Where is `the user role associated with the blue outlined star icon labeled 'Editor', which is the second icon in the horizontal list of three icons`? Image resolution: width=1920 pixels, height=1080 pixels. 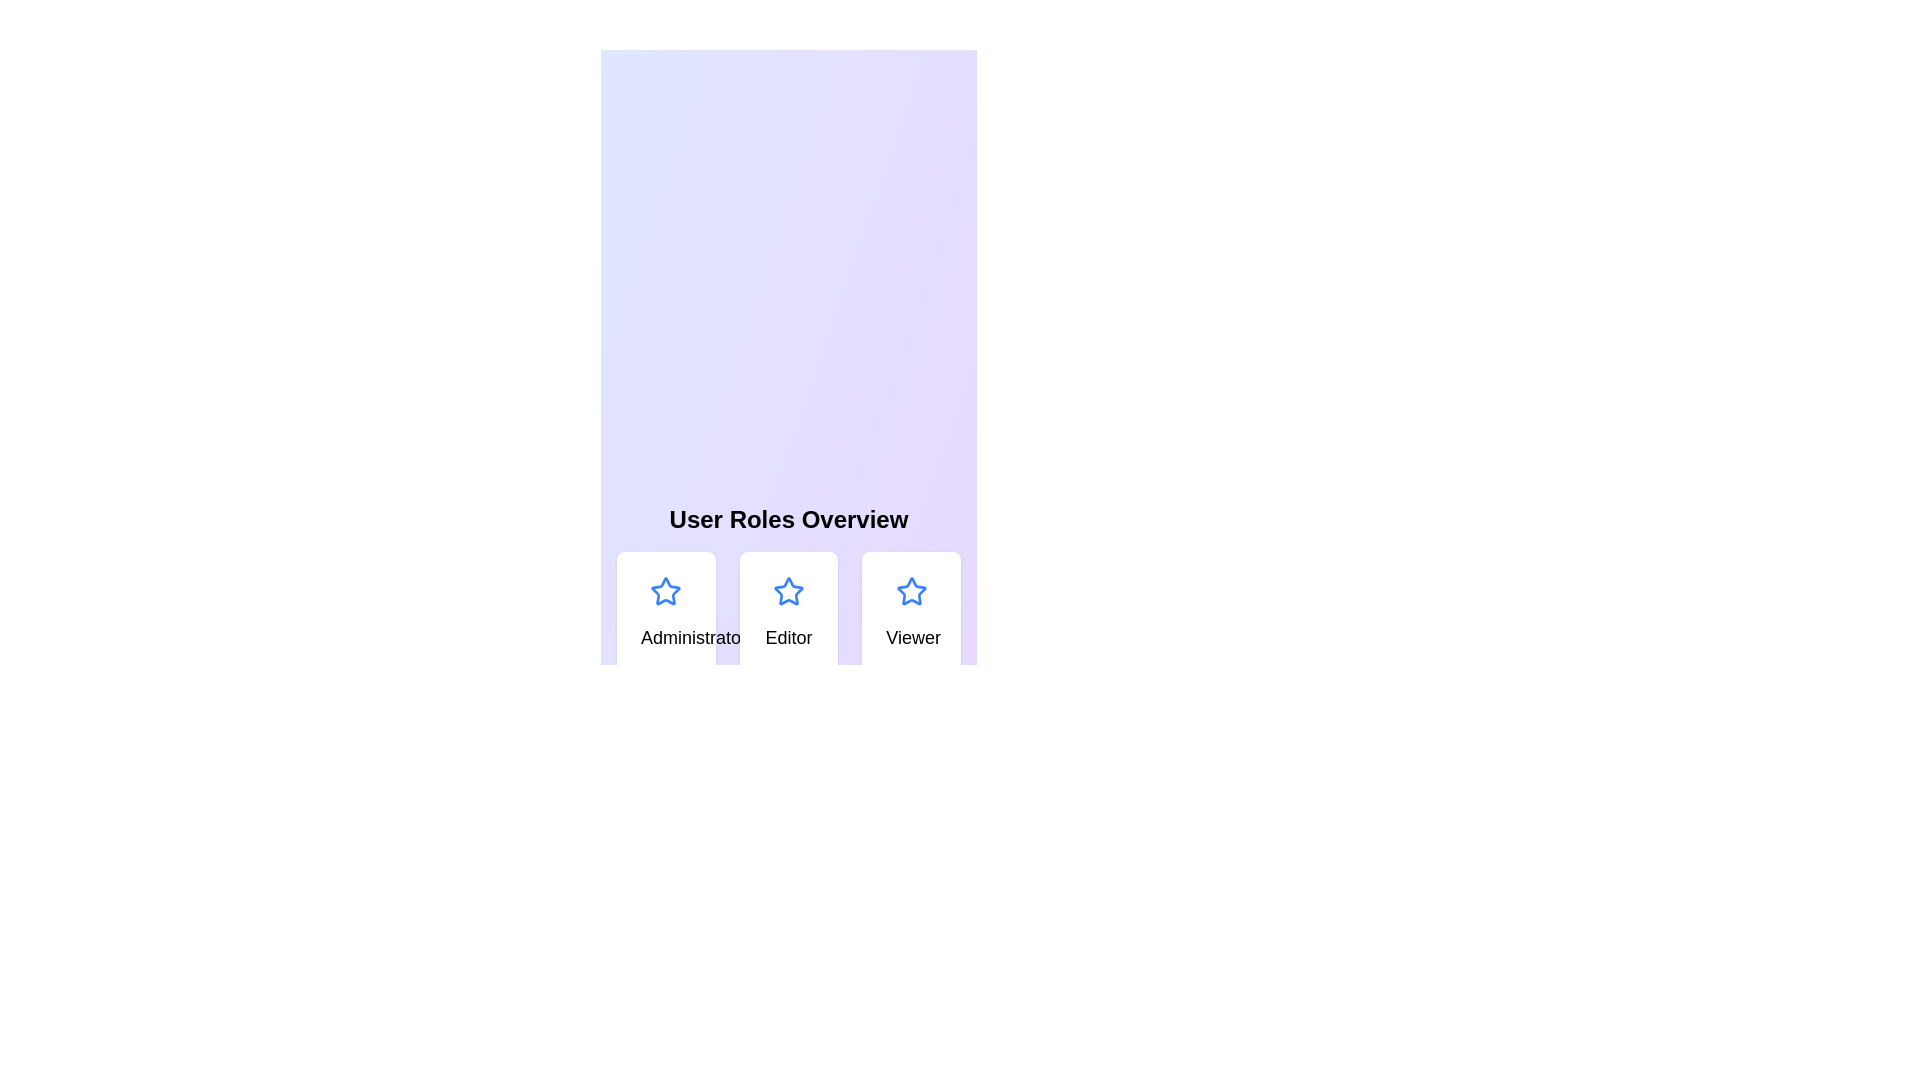 the user role associated with the blue outlined star icon labeled 'Editor', which is the second icon in the horizontal list of three icons is located at coordinates (787, 590).